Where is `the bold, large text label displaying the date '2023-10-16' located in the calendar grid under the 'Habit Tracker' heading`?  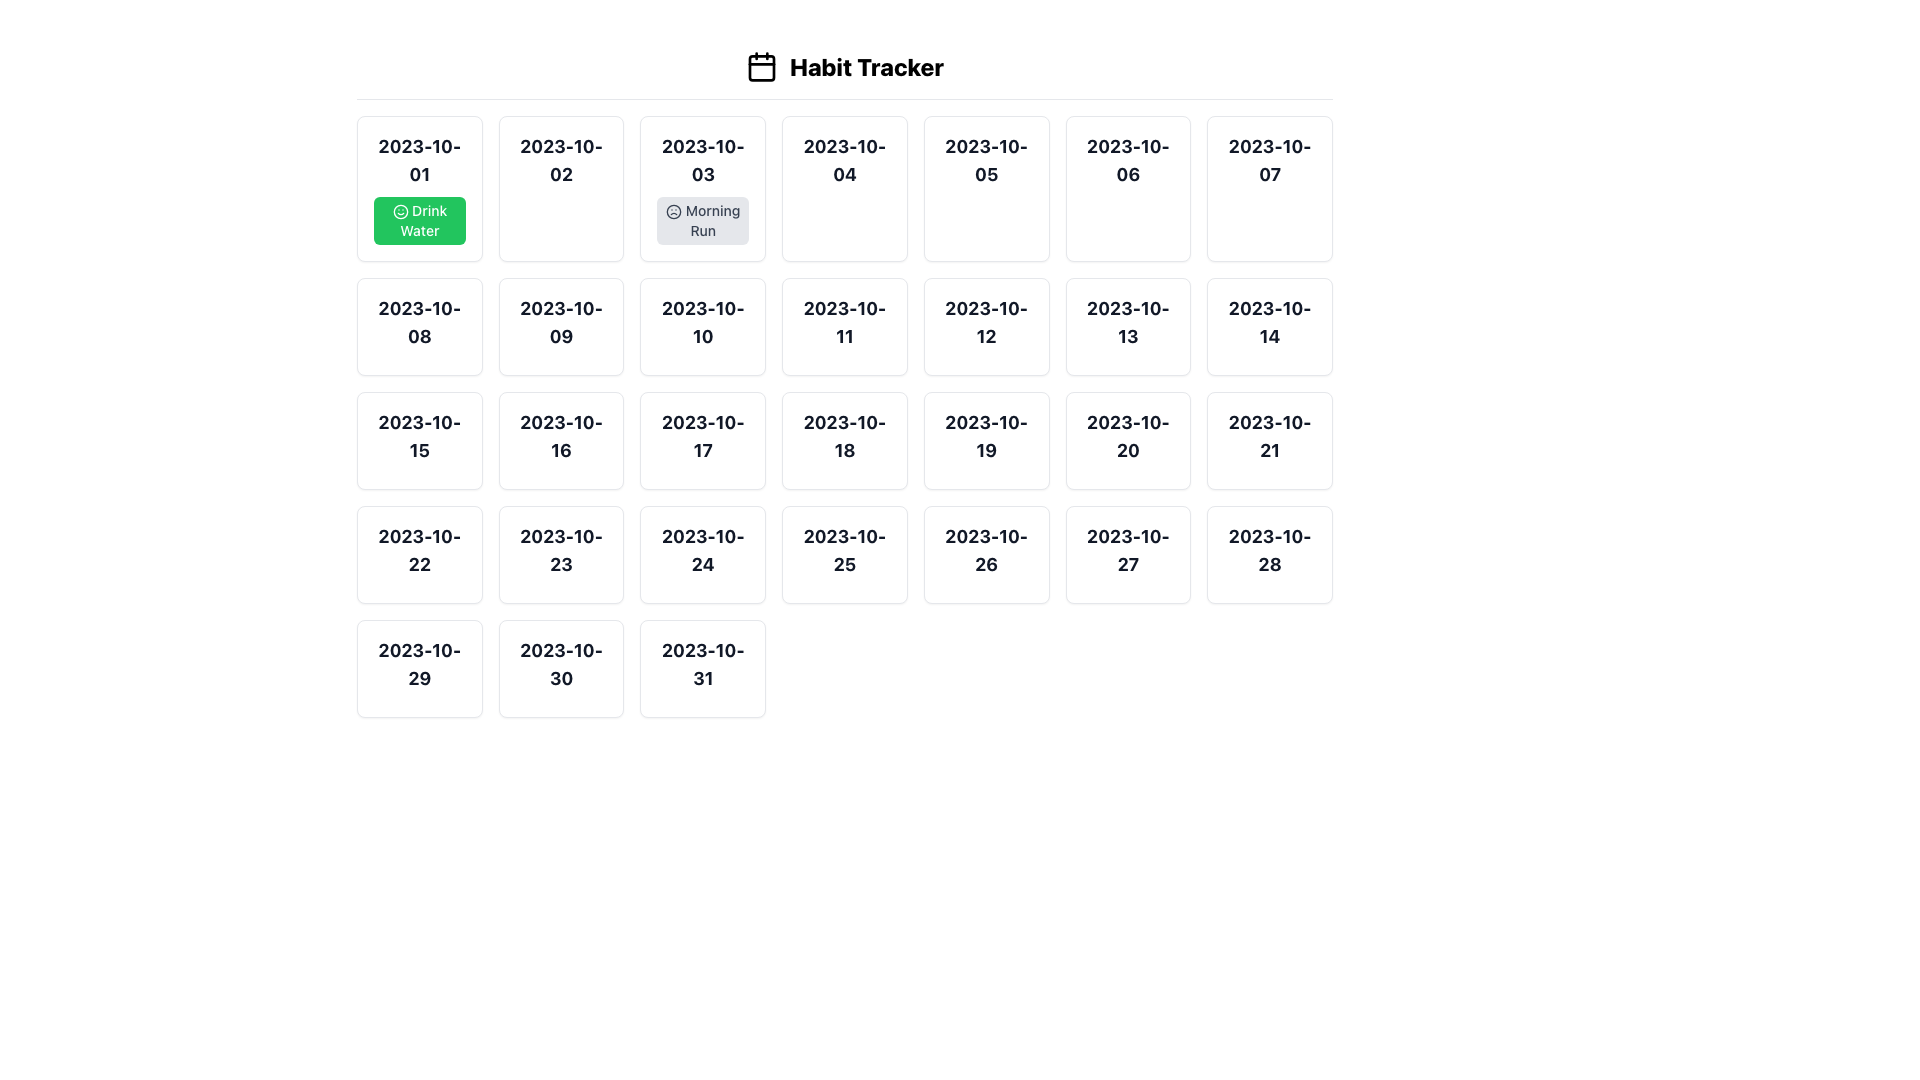 the bold, large text label displaying the date '2023-10-16' located in the calendar grid under the 'Habit Tracker' heading is located at coordinates (560, 435).